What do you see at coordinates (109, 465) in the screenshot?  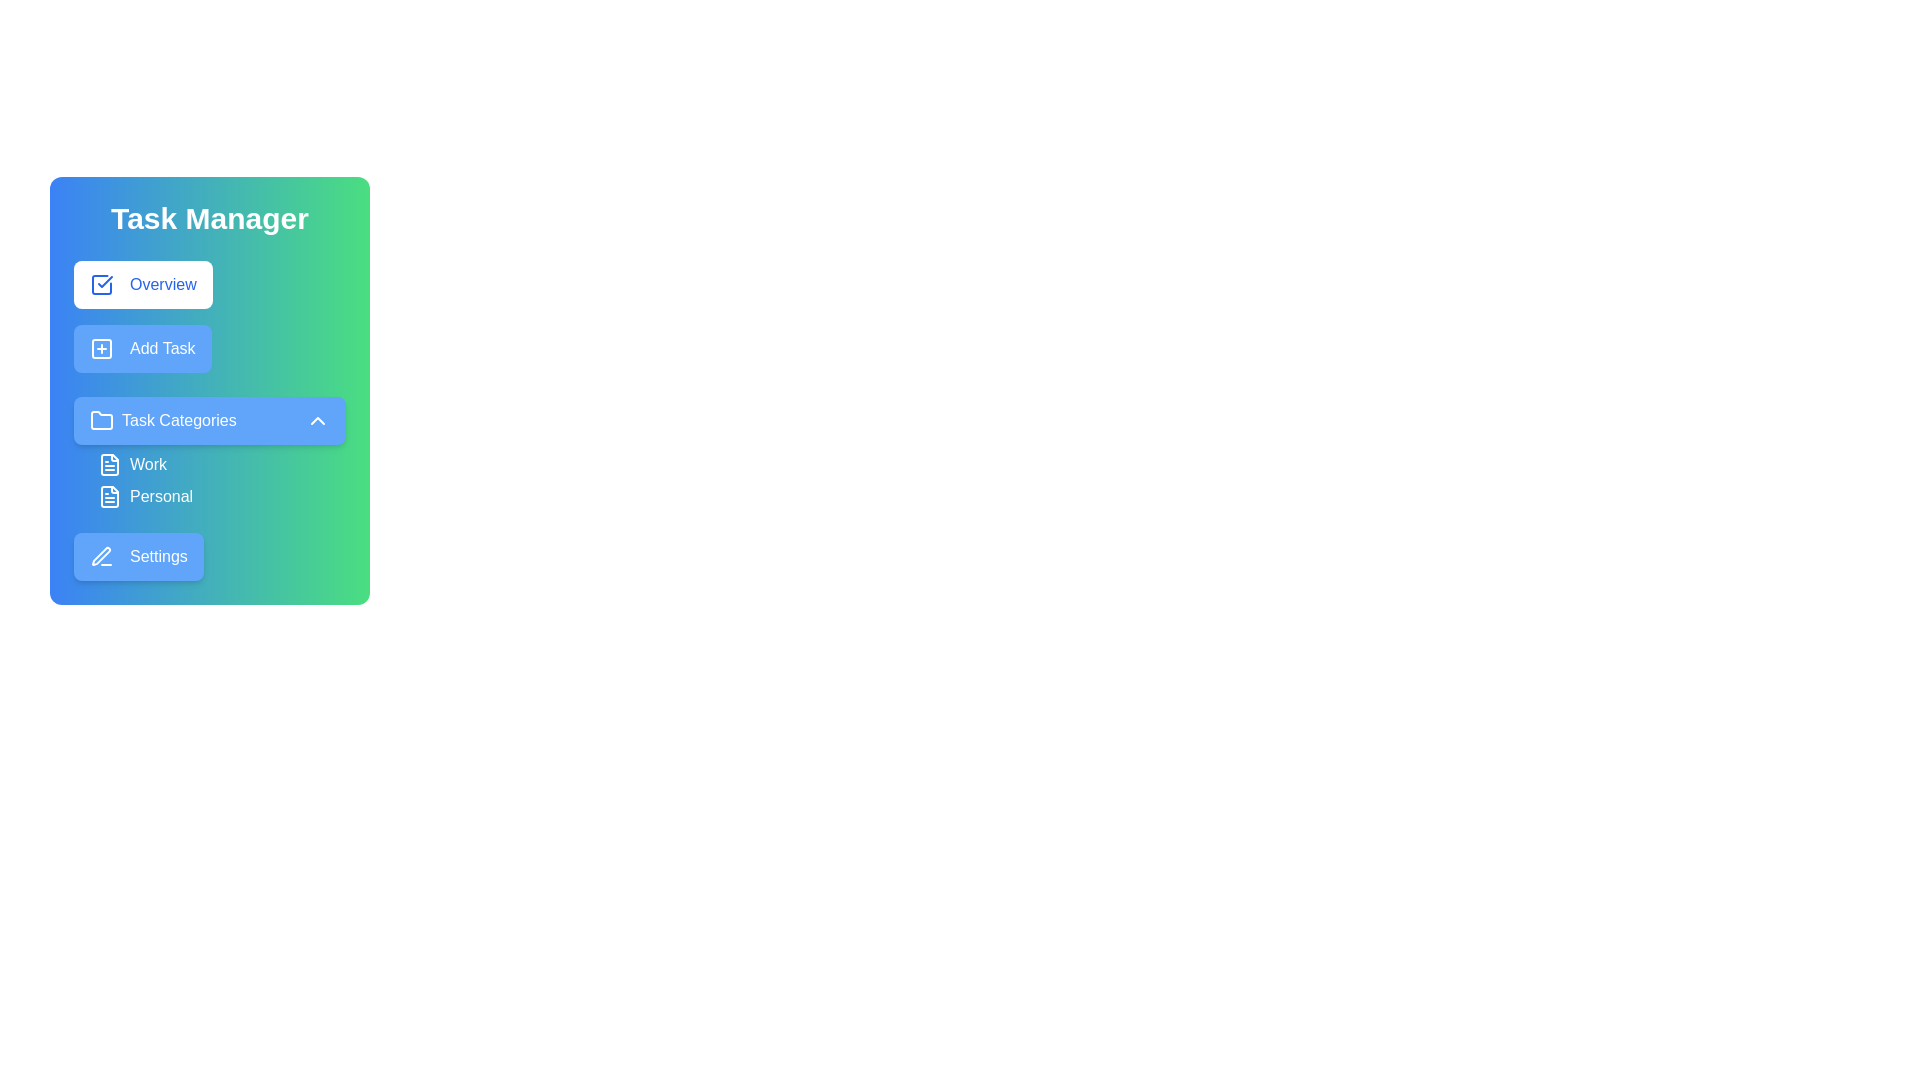 I see `the 'Work' category icon located to the left of the 'Work' label in the 'Task Categories' section of the sidebar menu` at bounding box center [109, 465].